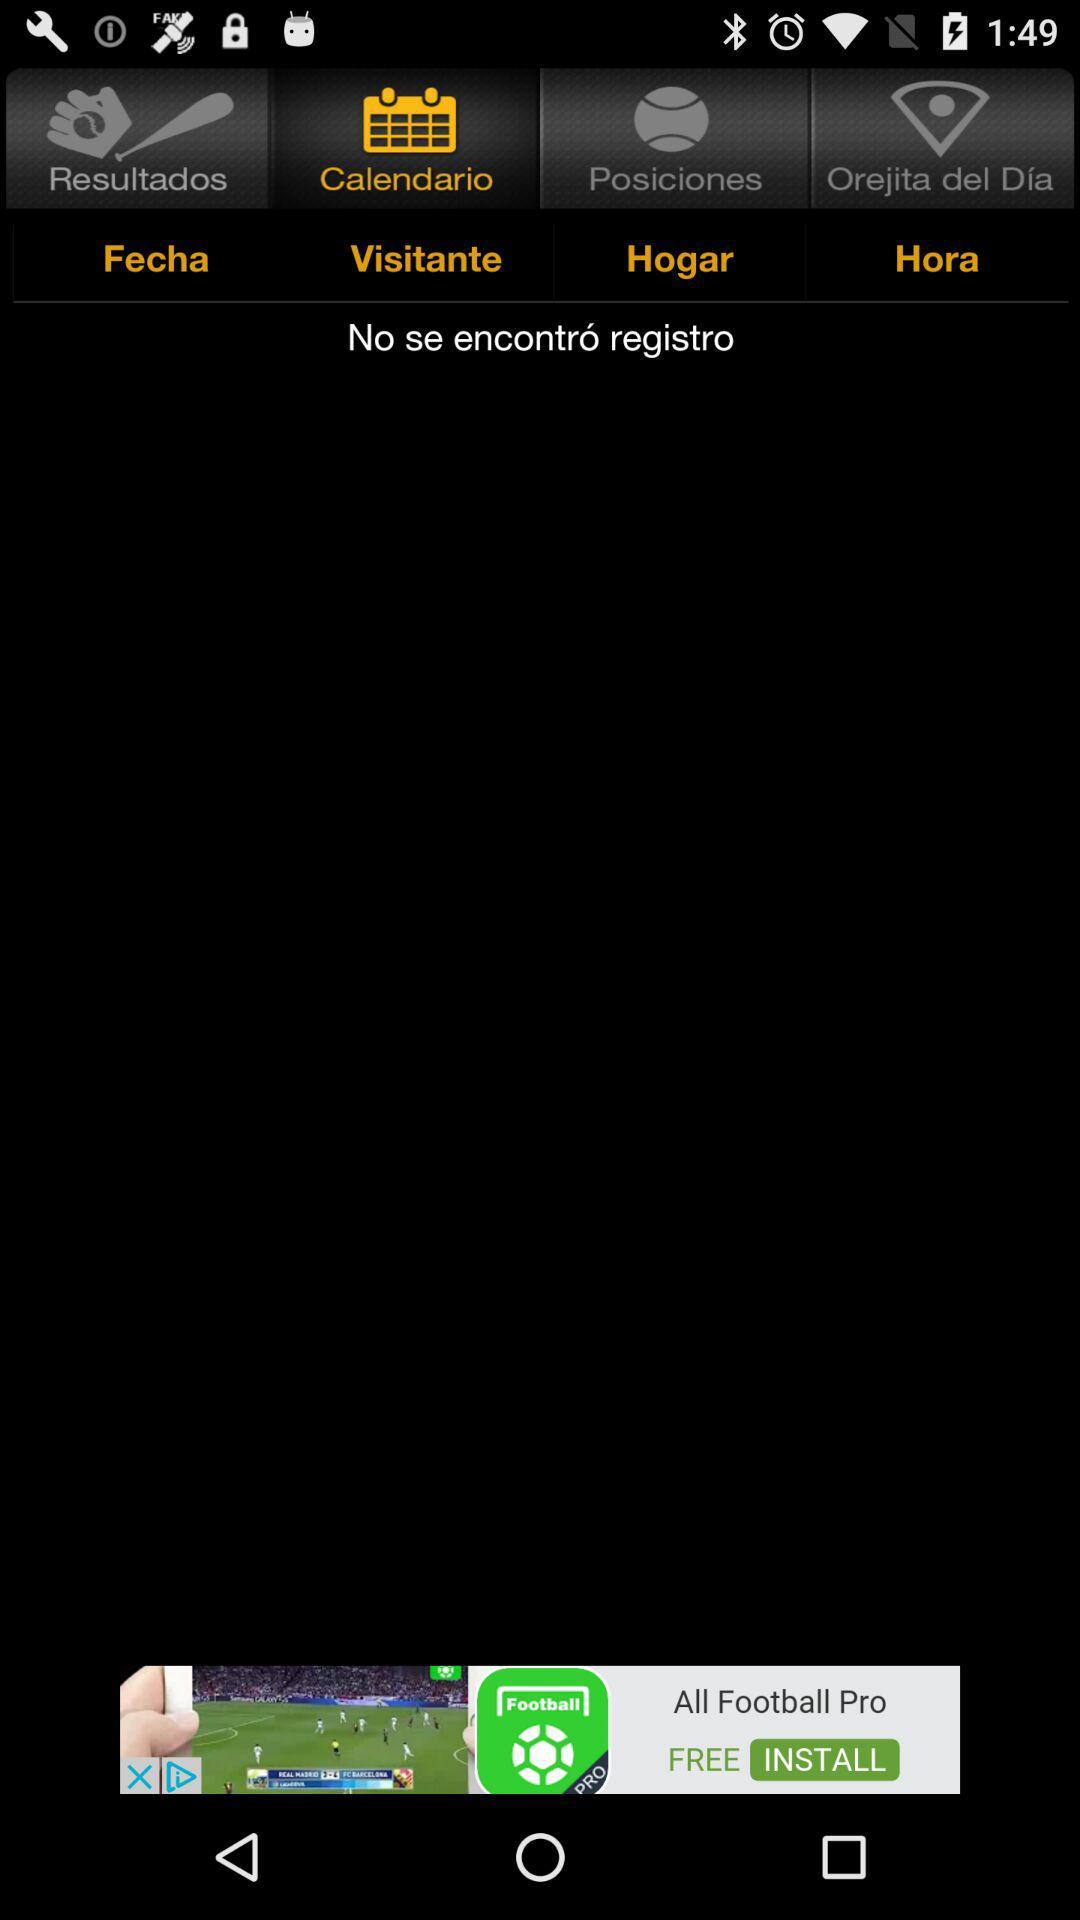  I want to click on posiciones option, so click(675, 137).